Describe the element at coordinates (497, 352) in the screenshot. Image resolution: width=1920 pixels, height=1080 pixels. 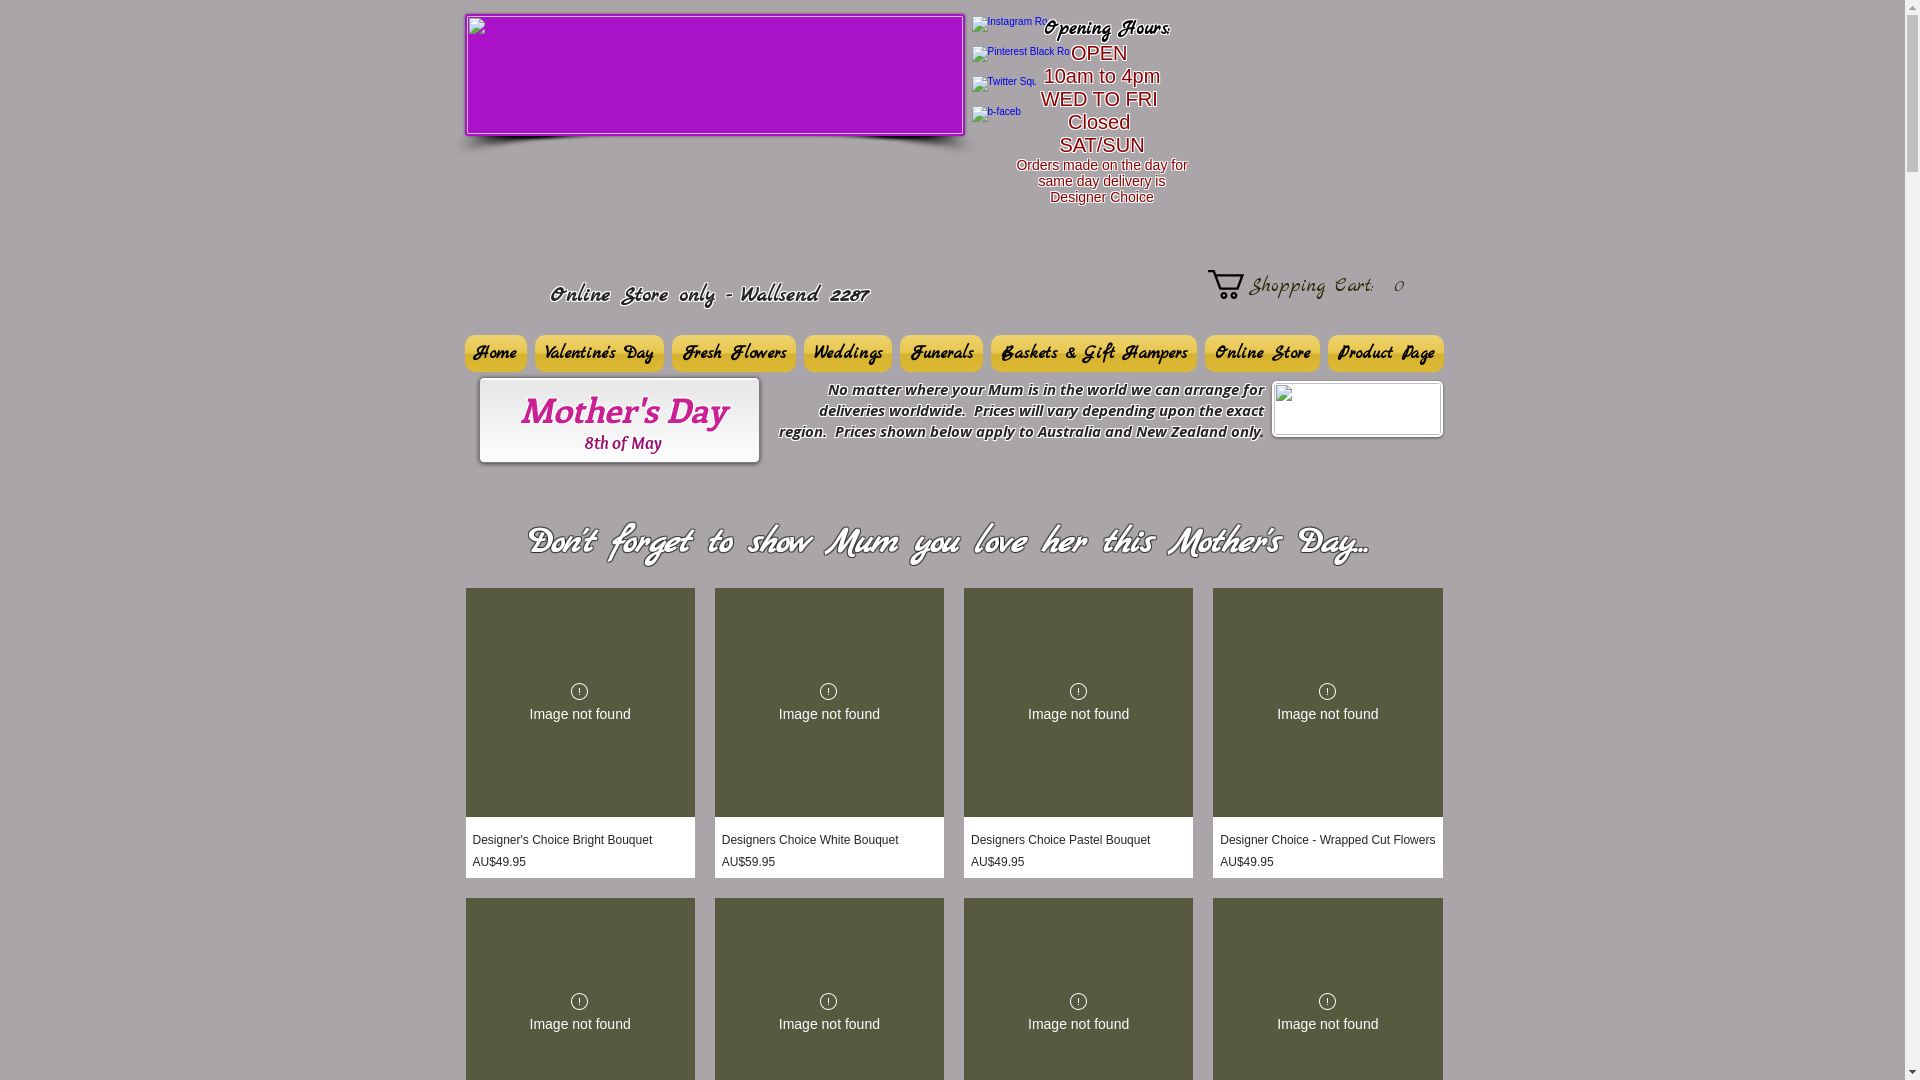
I see `'Home'` at that location.